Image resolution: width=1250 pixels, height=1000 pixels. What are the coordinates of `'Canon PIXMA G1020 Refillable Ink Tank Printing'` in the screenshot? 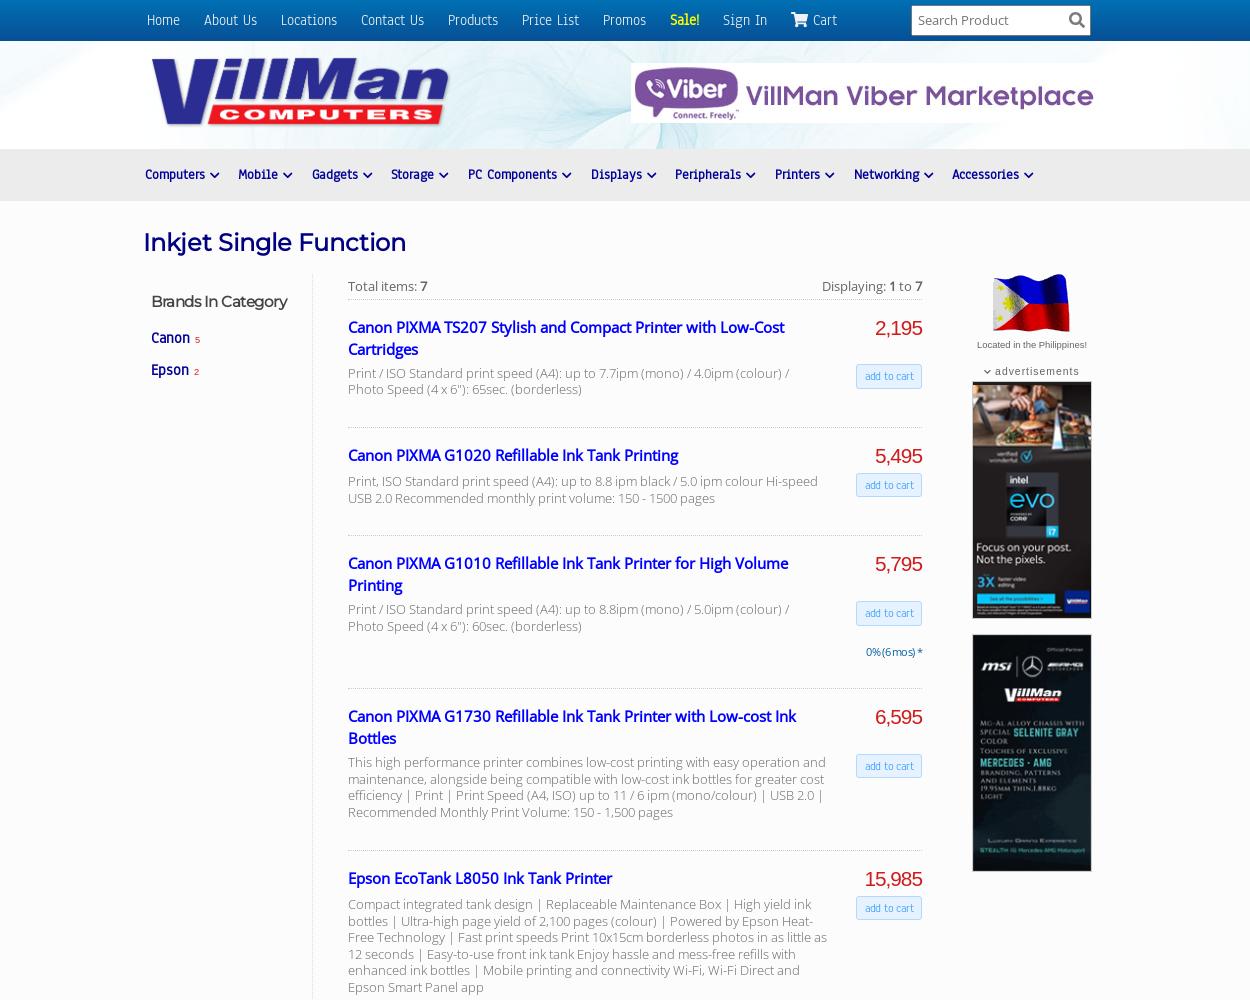 It's located at (513, 453).